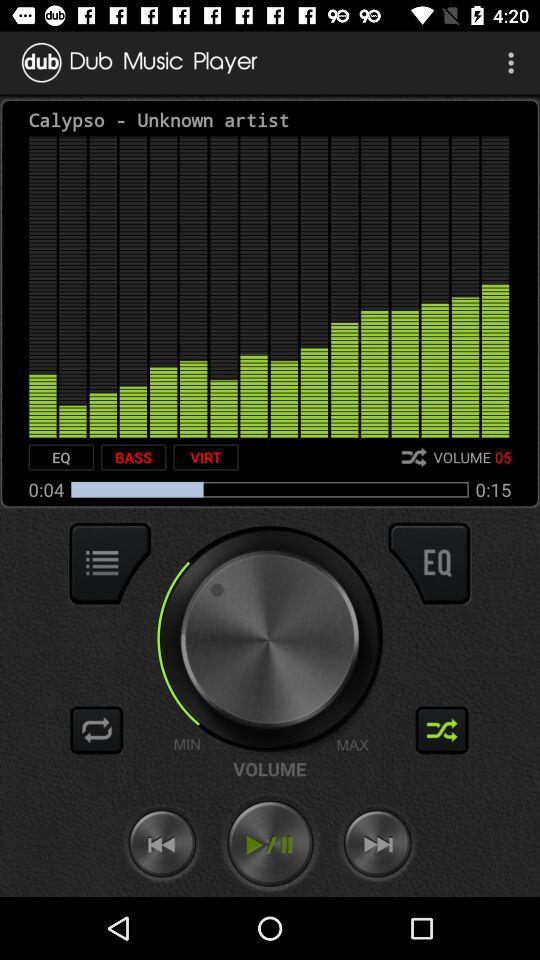  Describe the element at coordinates (205, 457) in the screenshot. I see `item next to the  bass  item` at that location.